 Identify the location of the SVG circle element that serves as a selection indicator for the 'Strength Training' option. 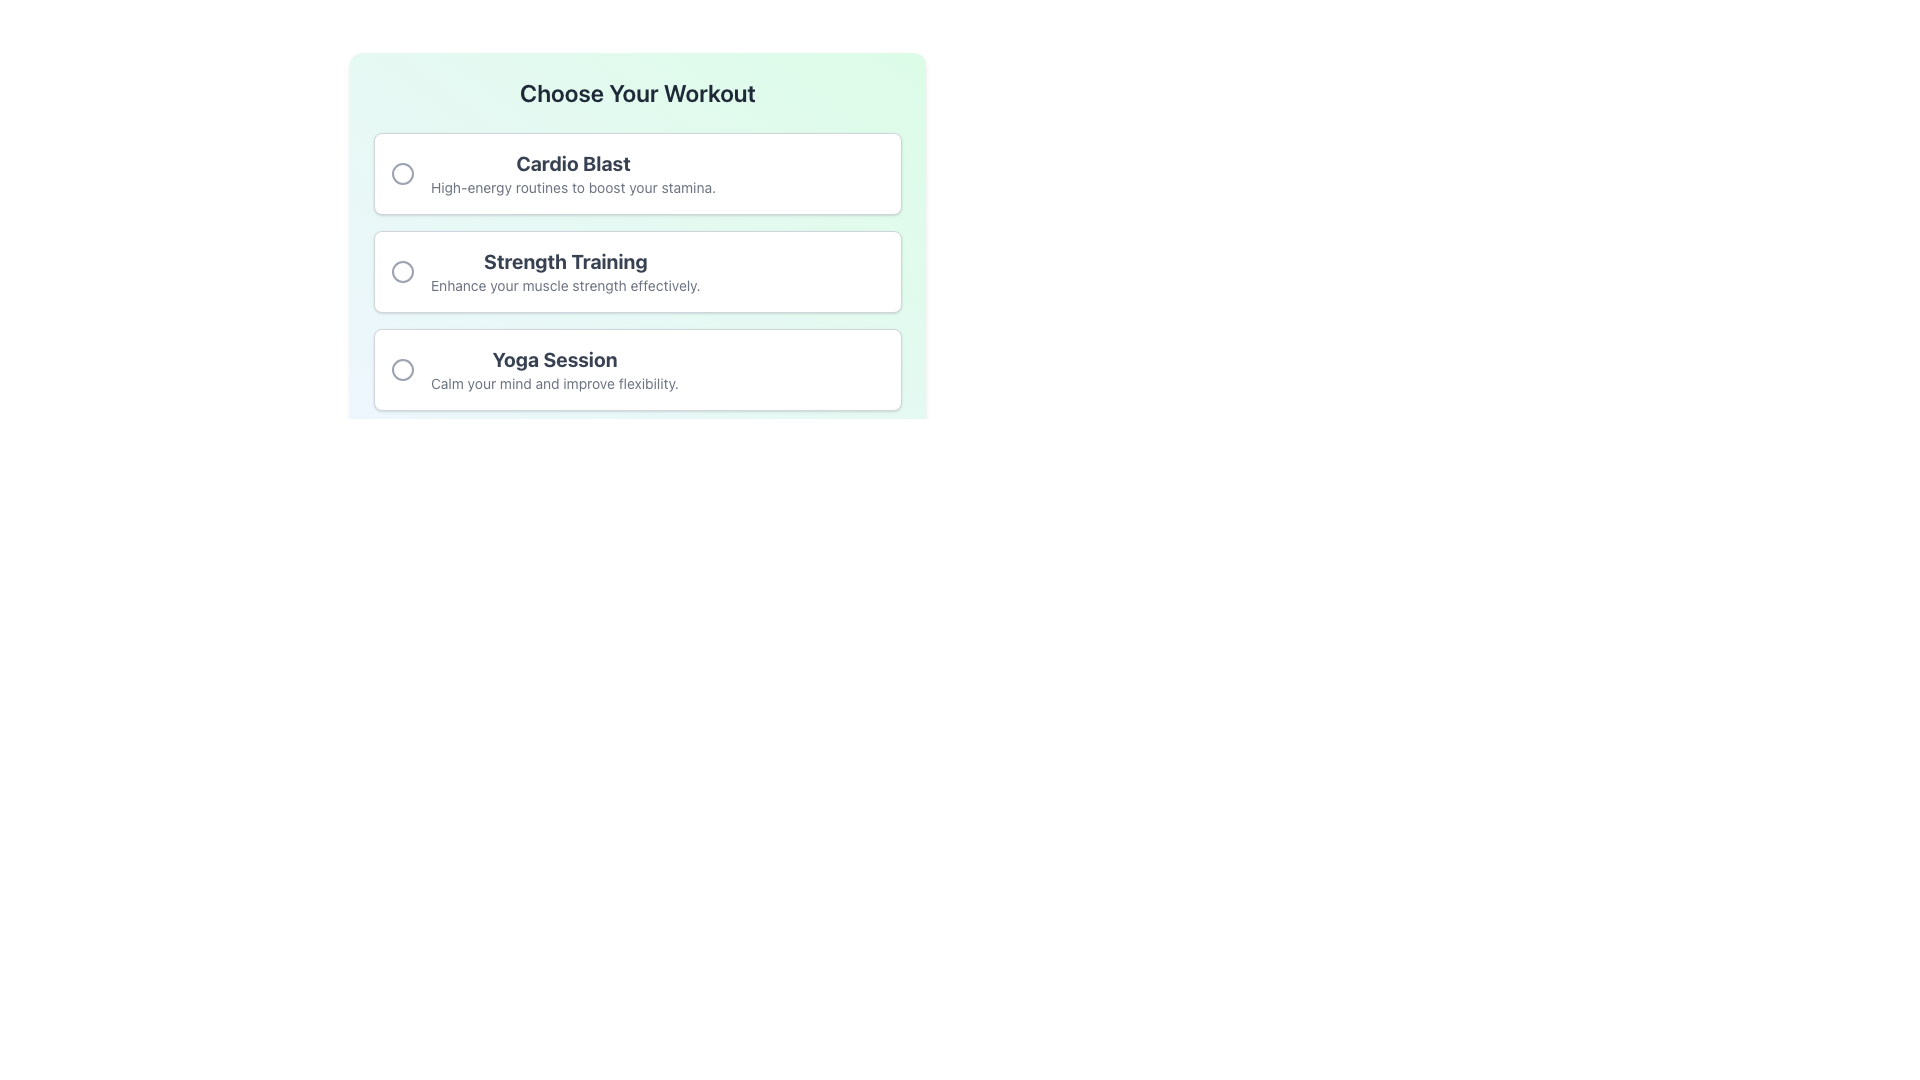
(402, 272).